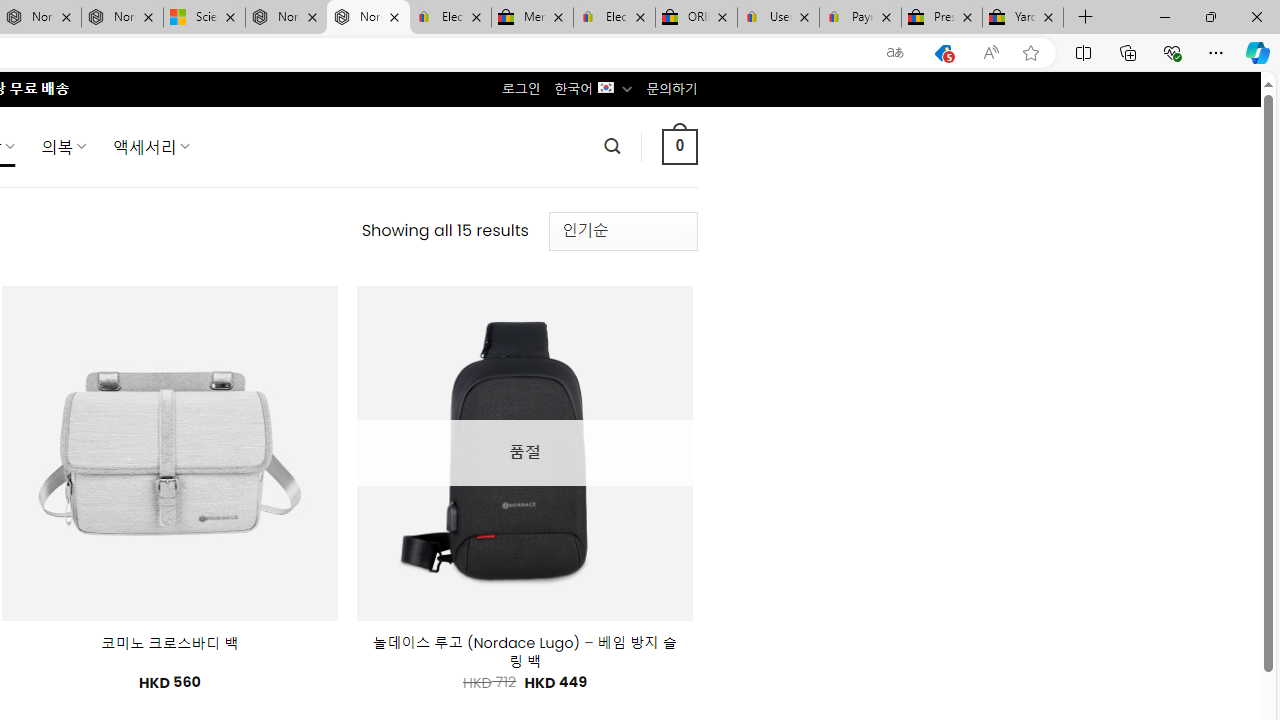 This screenshot has height=720, width=1280. What do you see at coordinates (679, 145) in the screenshot?
I see `' 0 '` at bounding box center [679, 145].